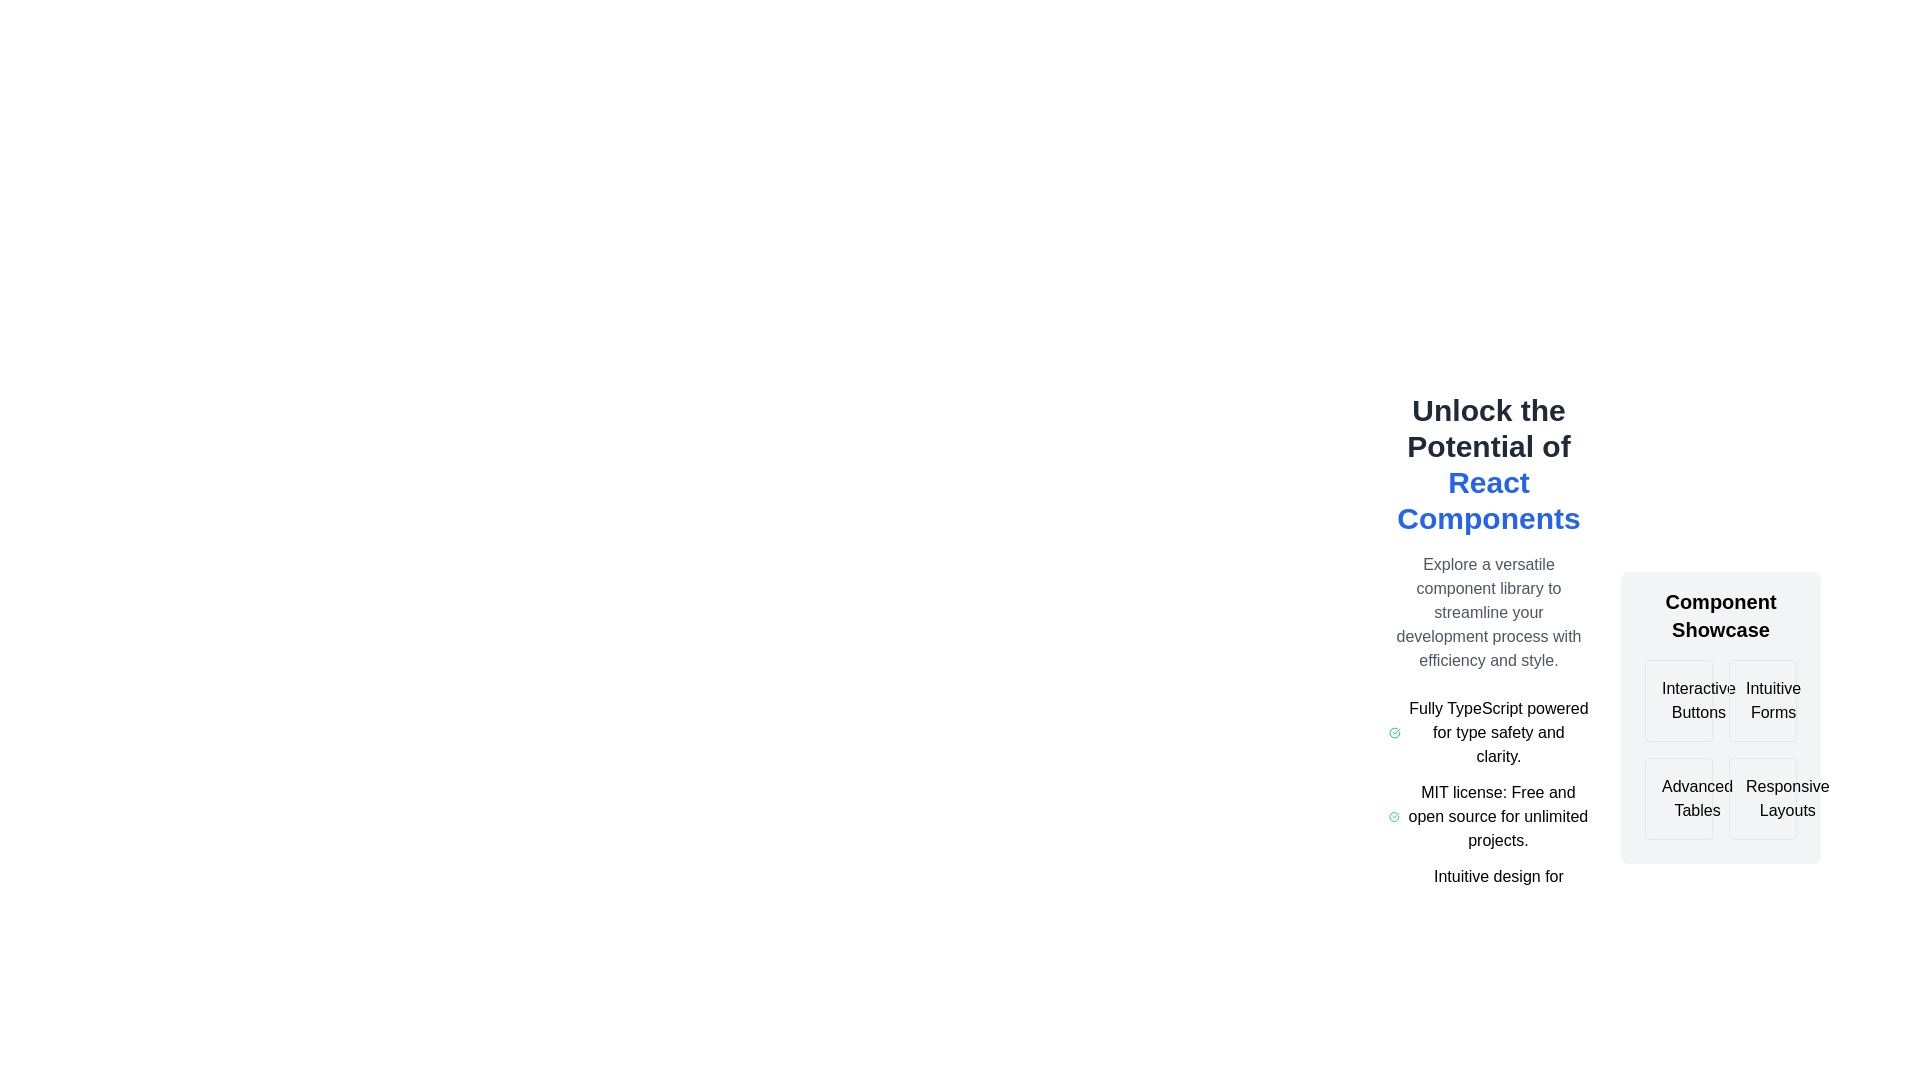 The width and height of the screenshot is (1920, 1080). I want to click on descriptive text label about the licensing and accessibility of the product, which is positioned fourth in a vertical list, below the 'Fully TypeScript powered for type safety and clarity.' label and above the 'Intuitive design for' label, so click(1498, 817).